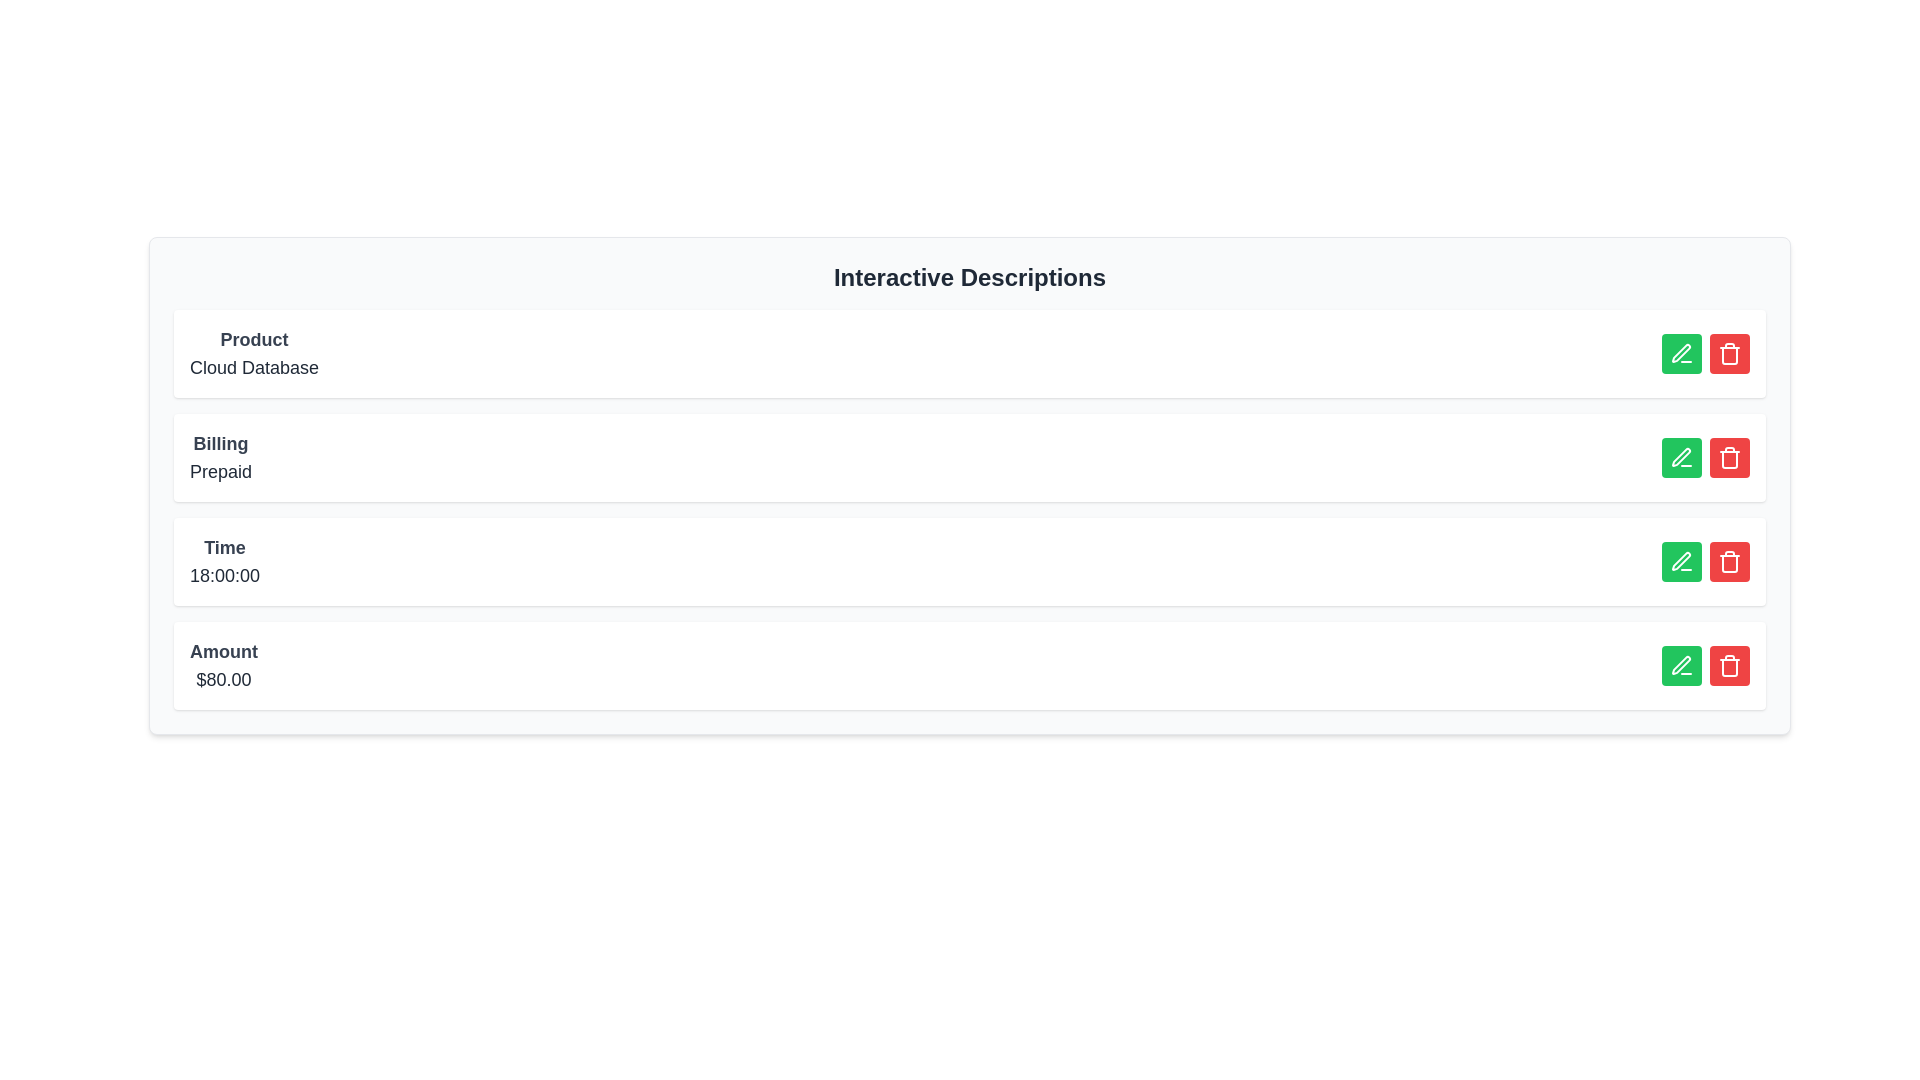 The width and height of the screenshot is (1920, 1080). I want to click on the small pen icon representing the edit functionality, located within the green button near the right side of the 'Time' row, above the trash bin icon in a red button, so click(1680, 561).